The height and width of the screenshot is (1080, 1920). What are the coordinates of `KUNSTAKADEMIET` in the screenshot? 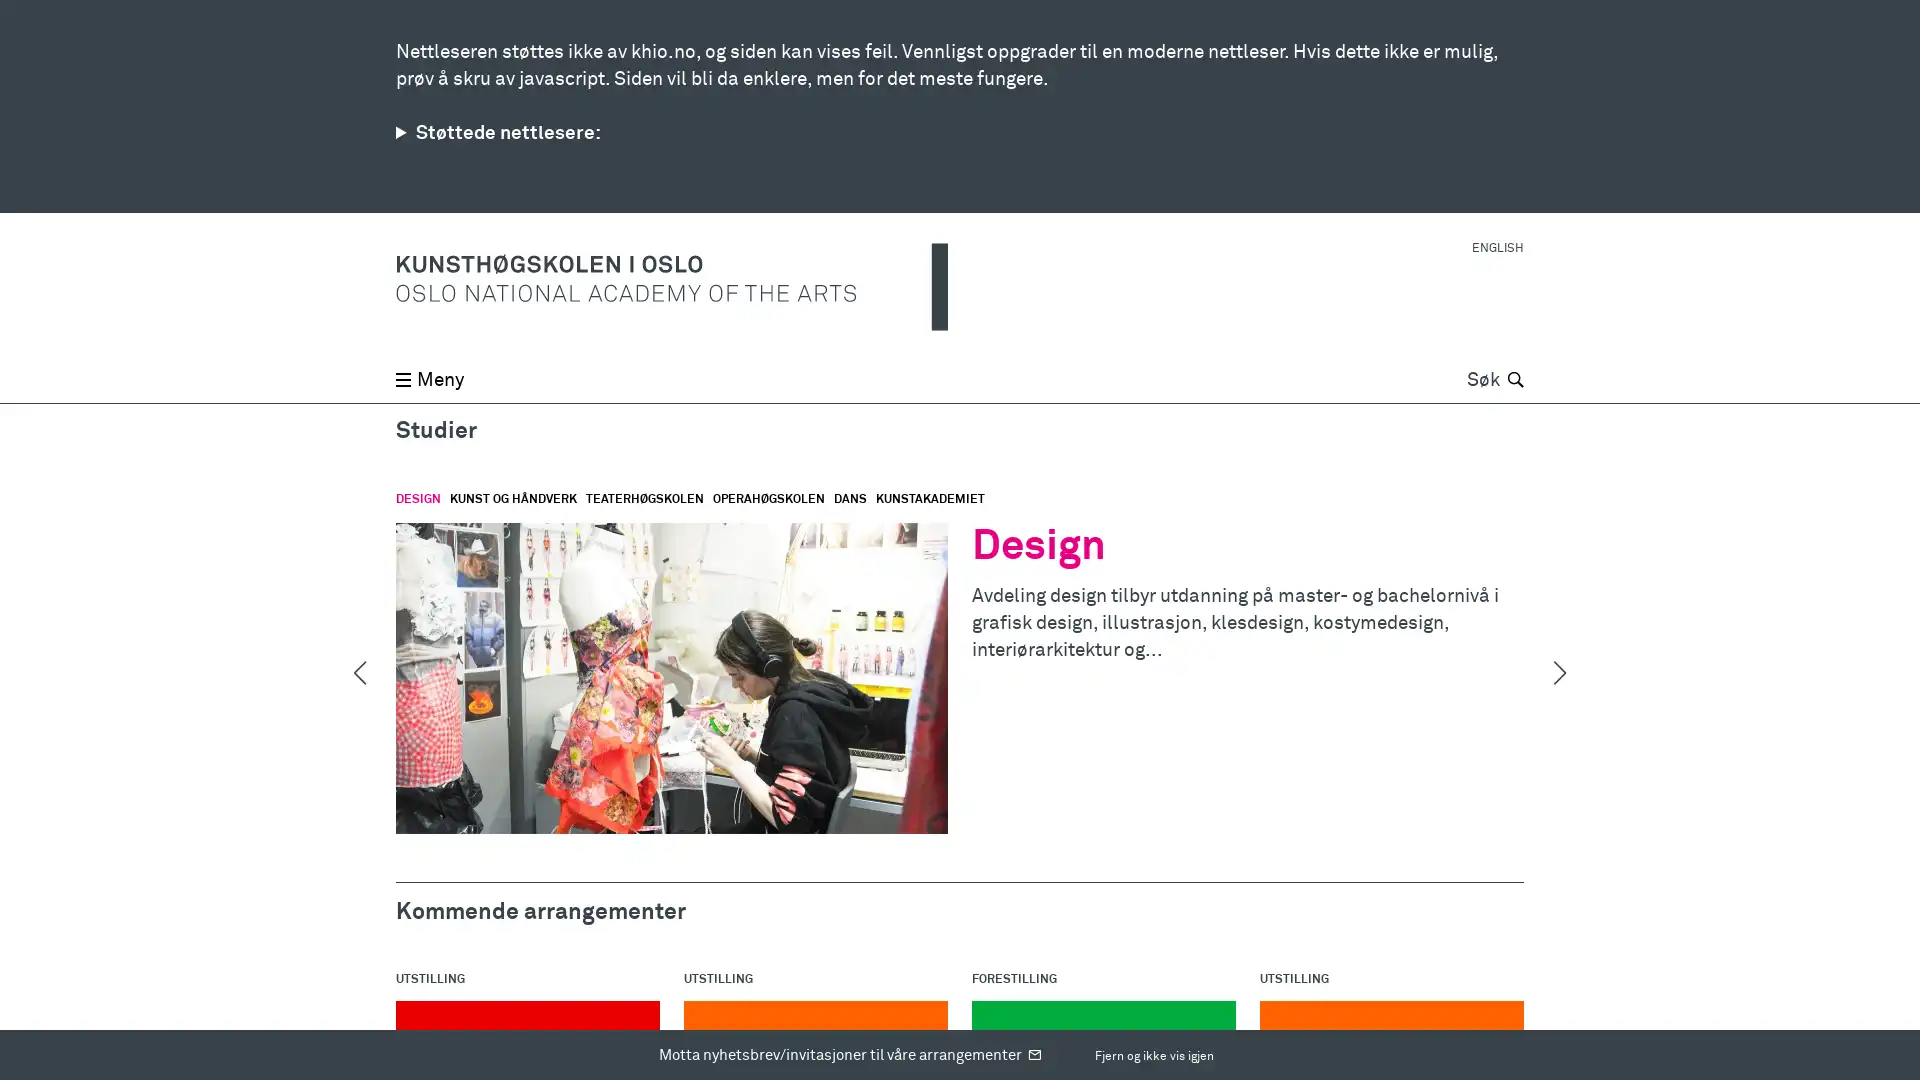 It's located at (929, 500).